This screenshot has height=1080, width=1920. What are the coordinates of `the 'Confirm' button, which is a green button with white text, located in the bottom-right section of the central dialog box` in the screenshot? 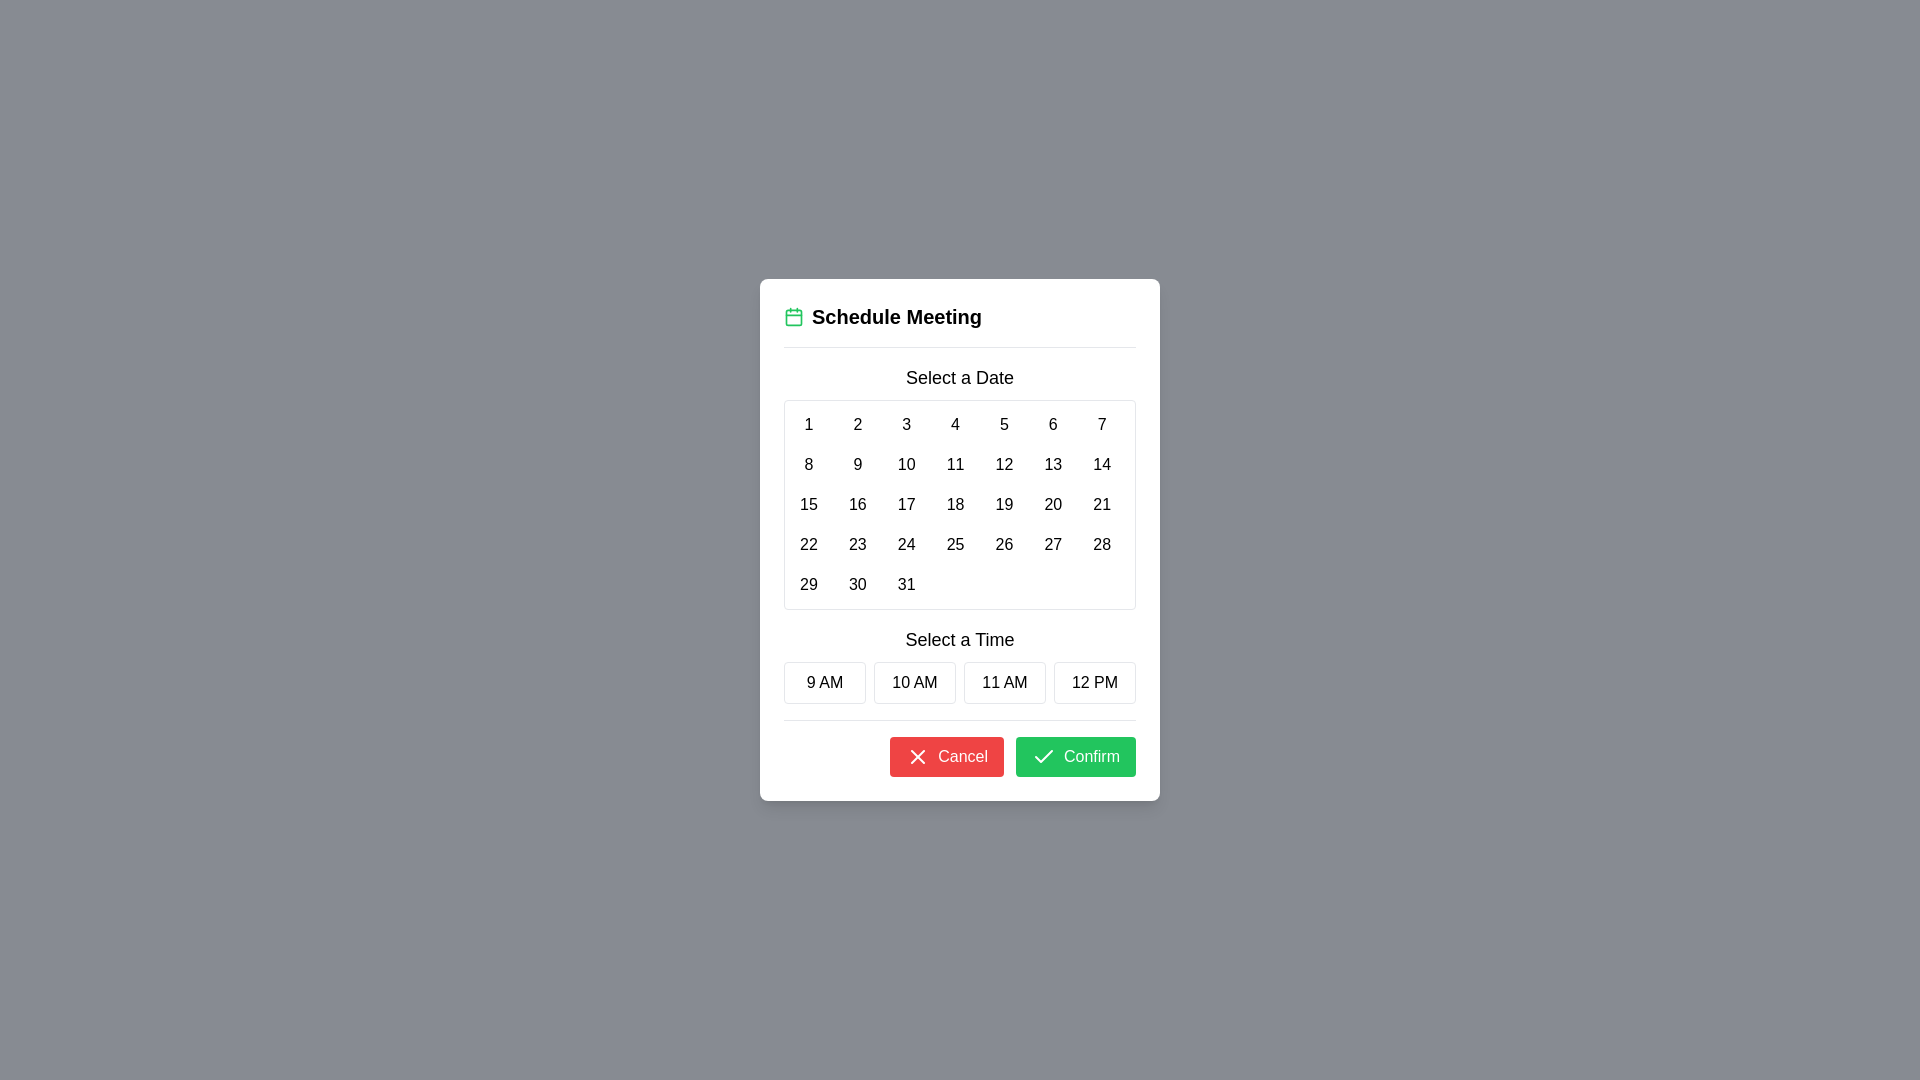 It's located at (1090, 756).